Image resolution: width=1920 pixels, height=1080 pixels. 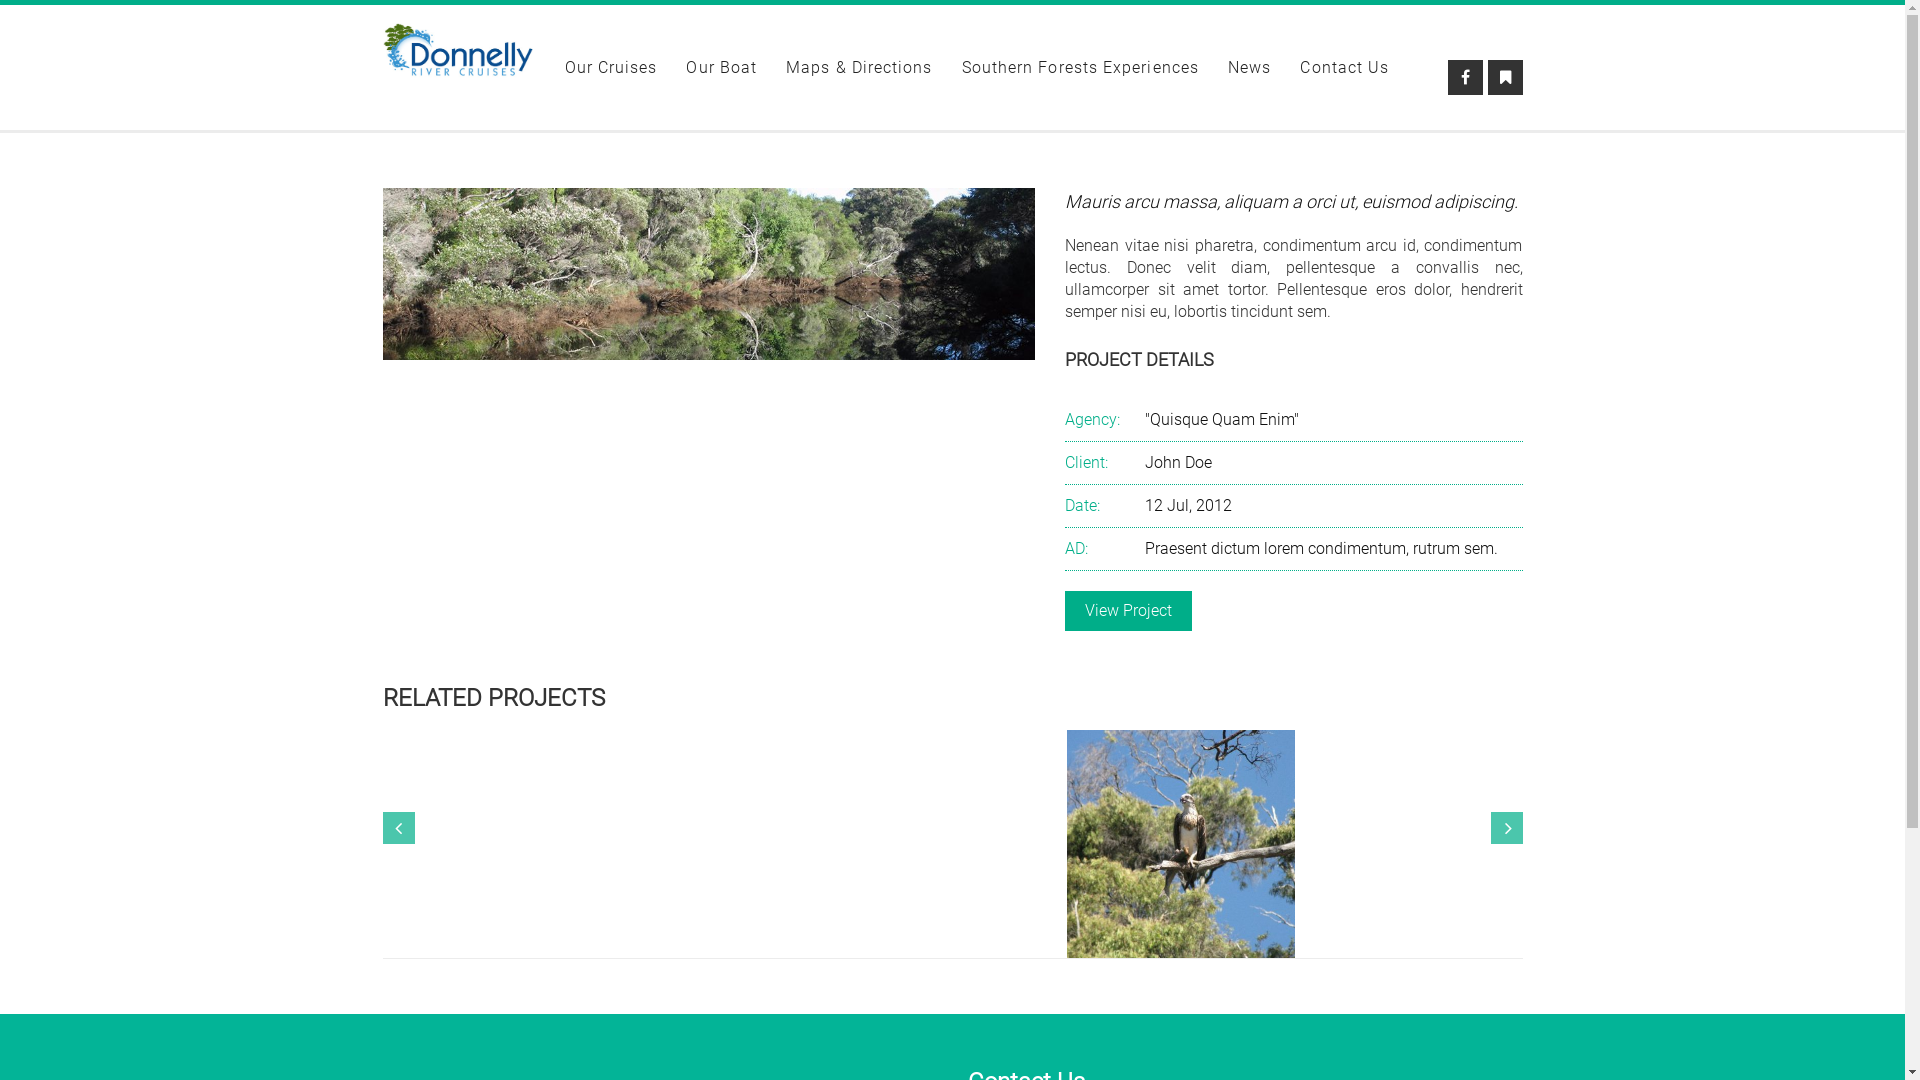 I want to click on 'Our Cruises', so click(x=609, y=68).